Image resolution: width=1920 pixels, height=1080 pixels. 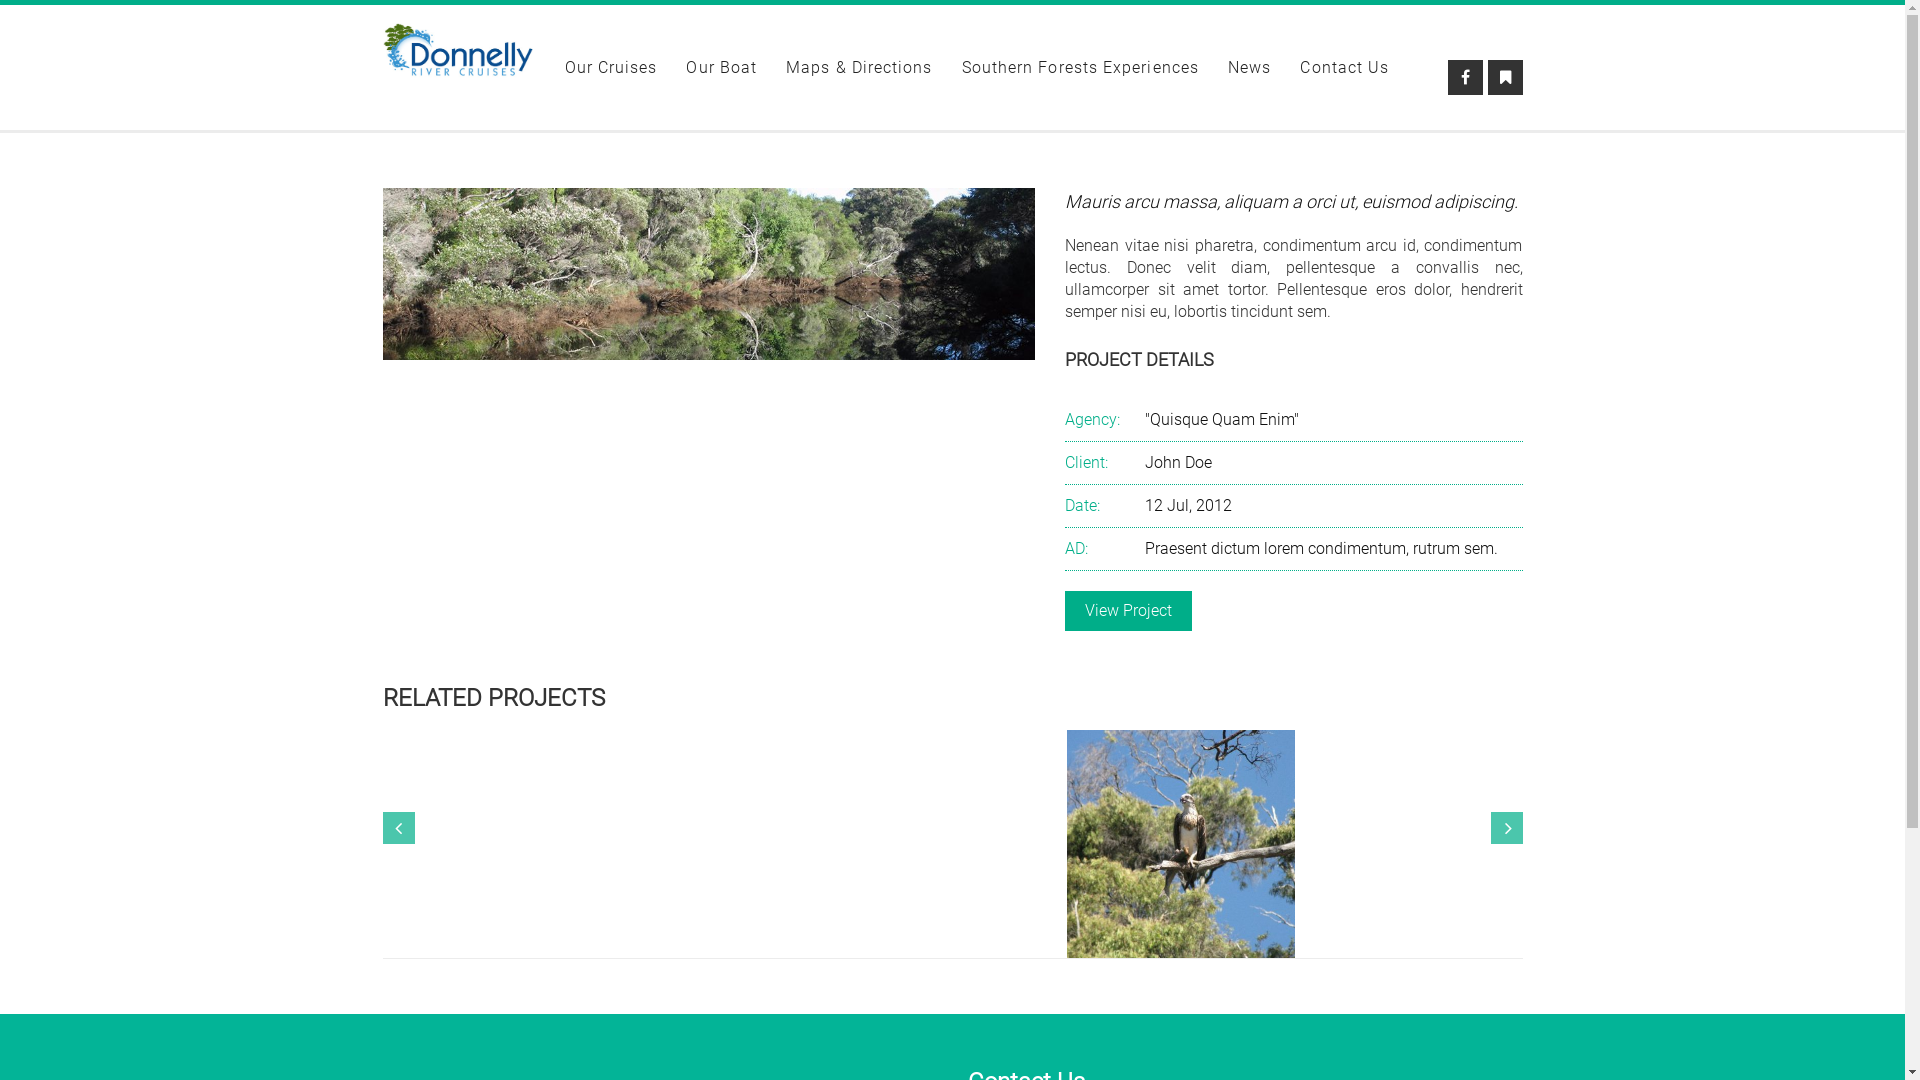 I want to click on 'Our Cruises', so click(x=609, y=68).